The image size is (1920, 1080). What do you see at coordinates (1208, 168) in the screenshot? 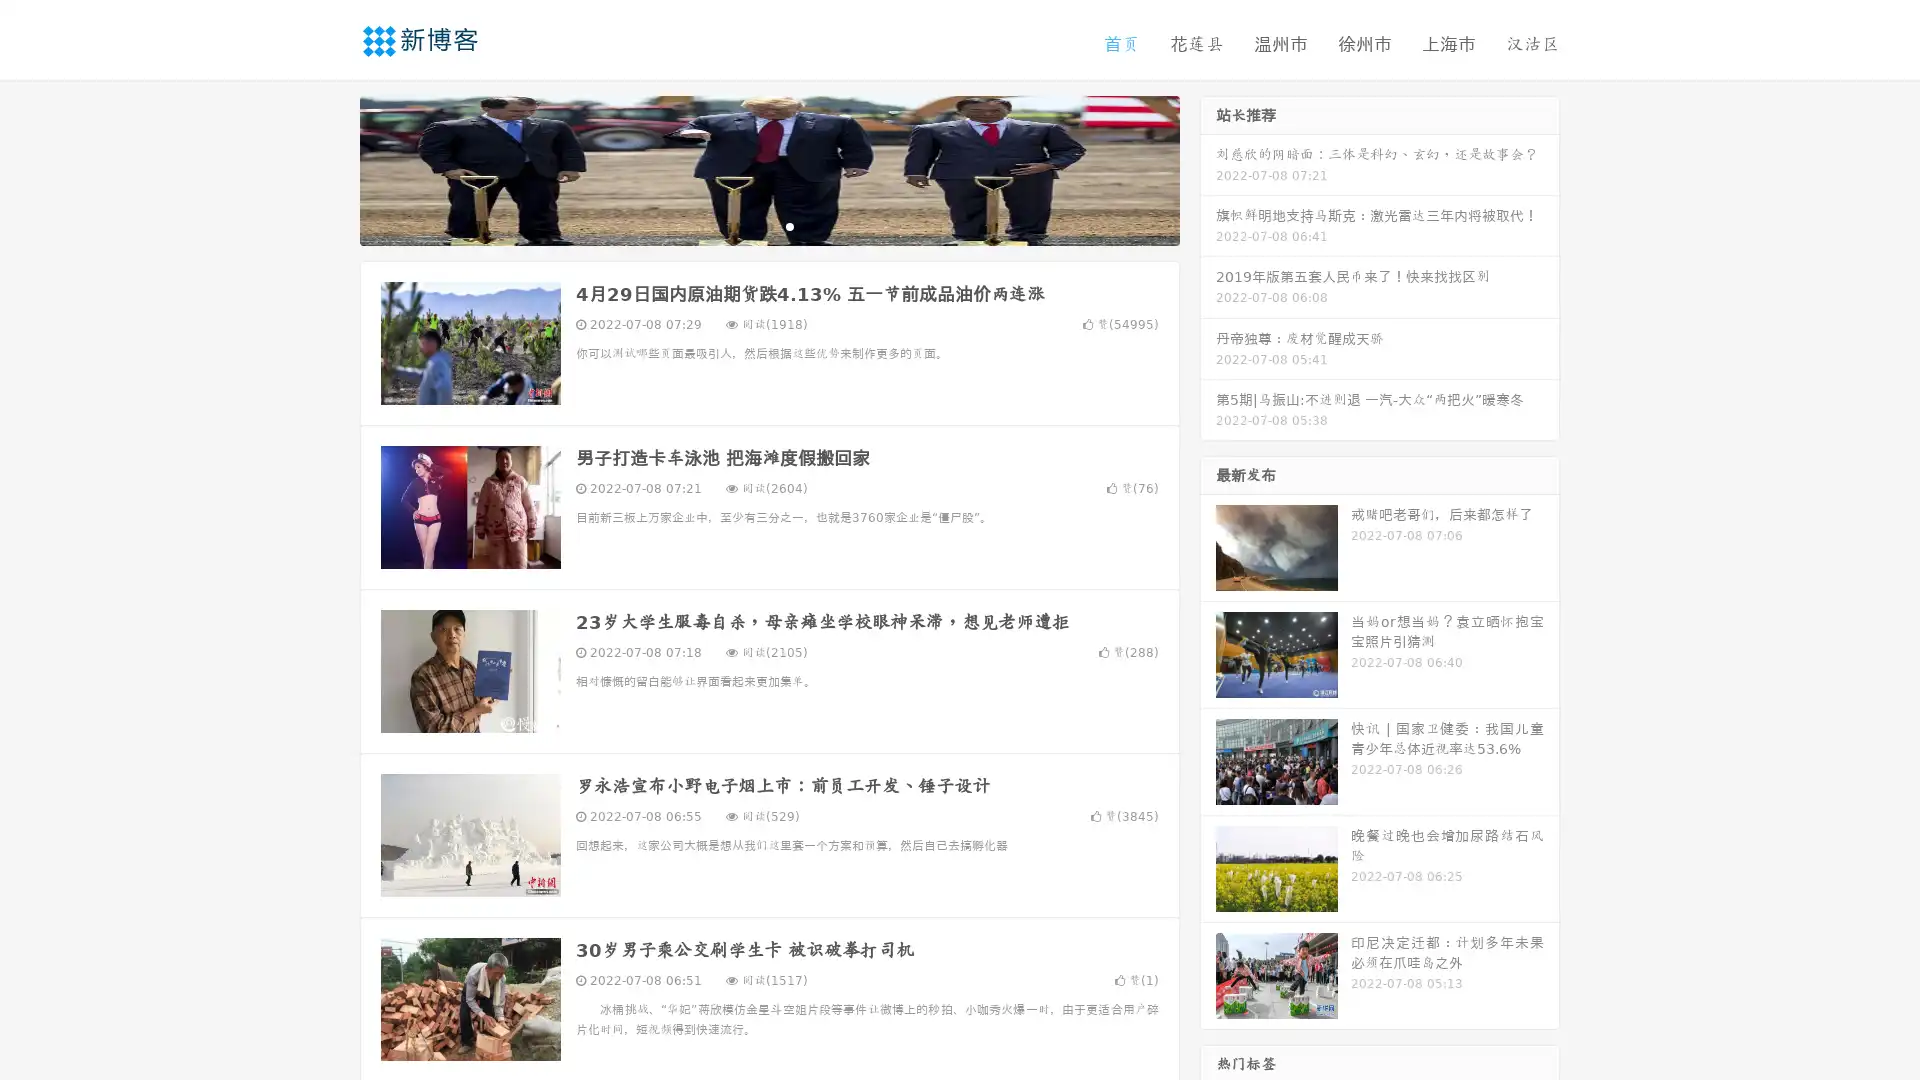
I see `Next slide` at bounding box center [1208, 168].